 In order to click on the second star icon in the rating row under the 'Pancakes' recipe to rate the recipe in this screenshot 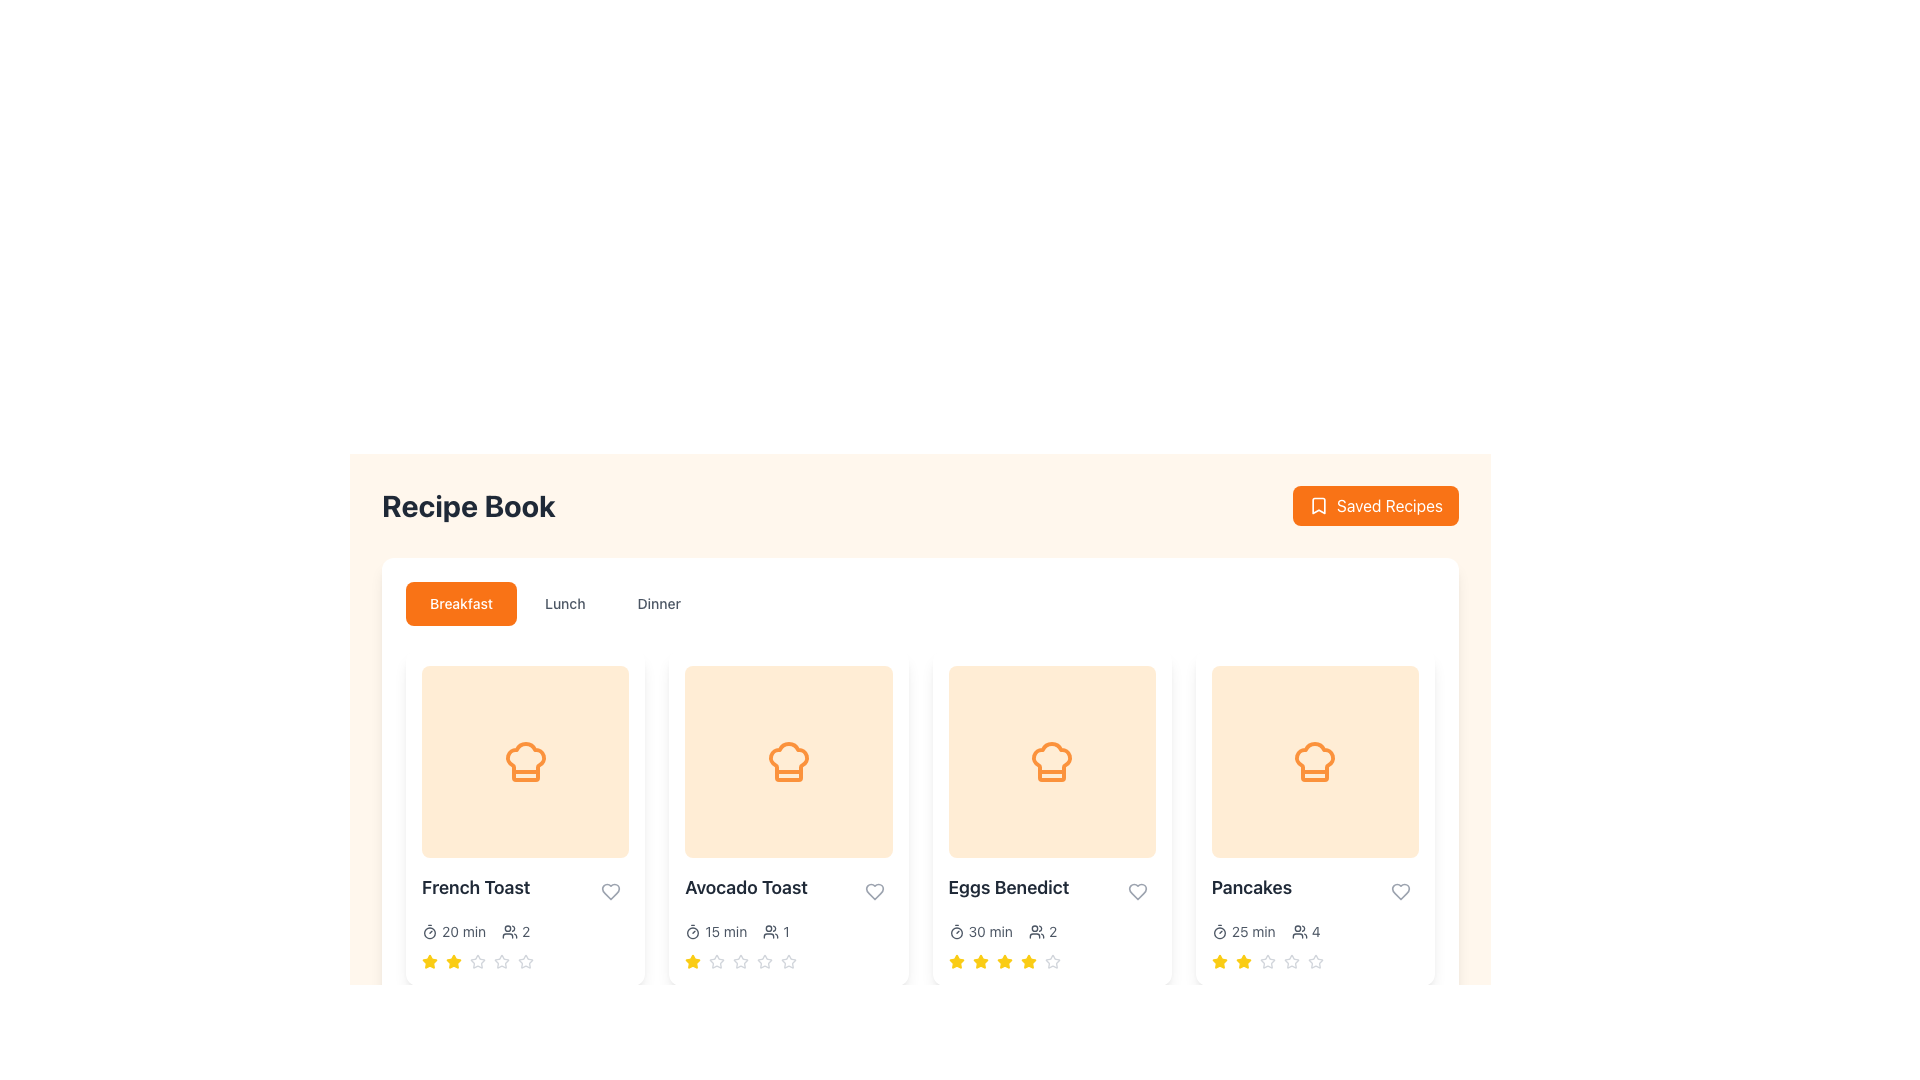, I will do `click(1266, 960)`.